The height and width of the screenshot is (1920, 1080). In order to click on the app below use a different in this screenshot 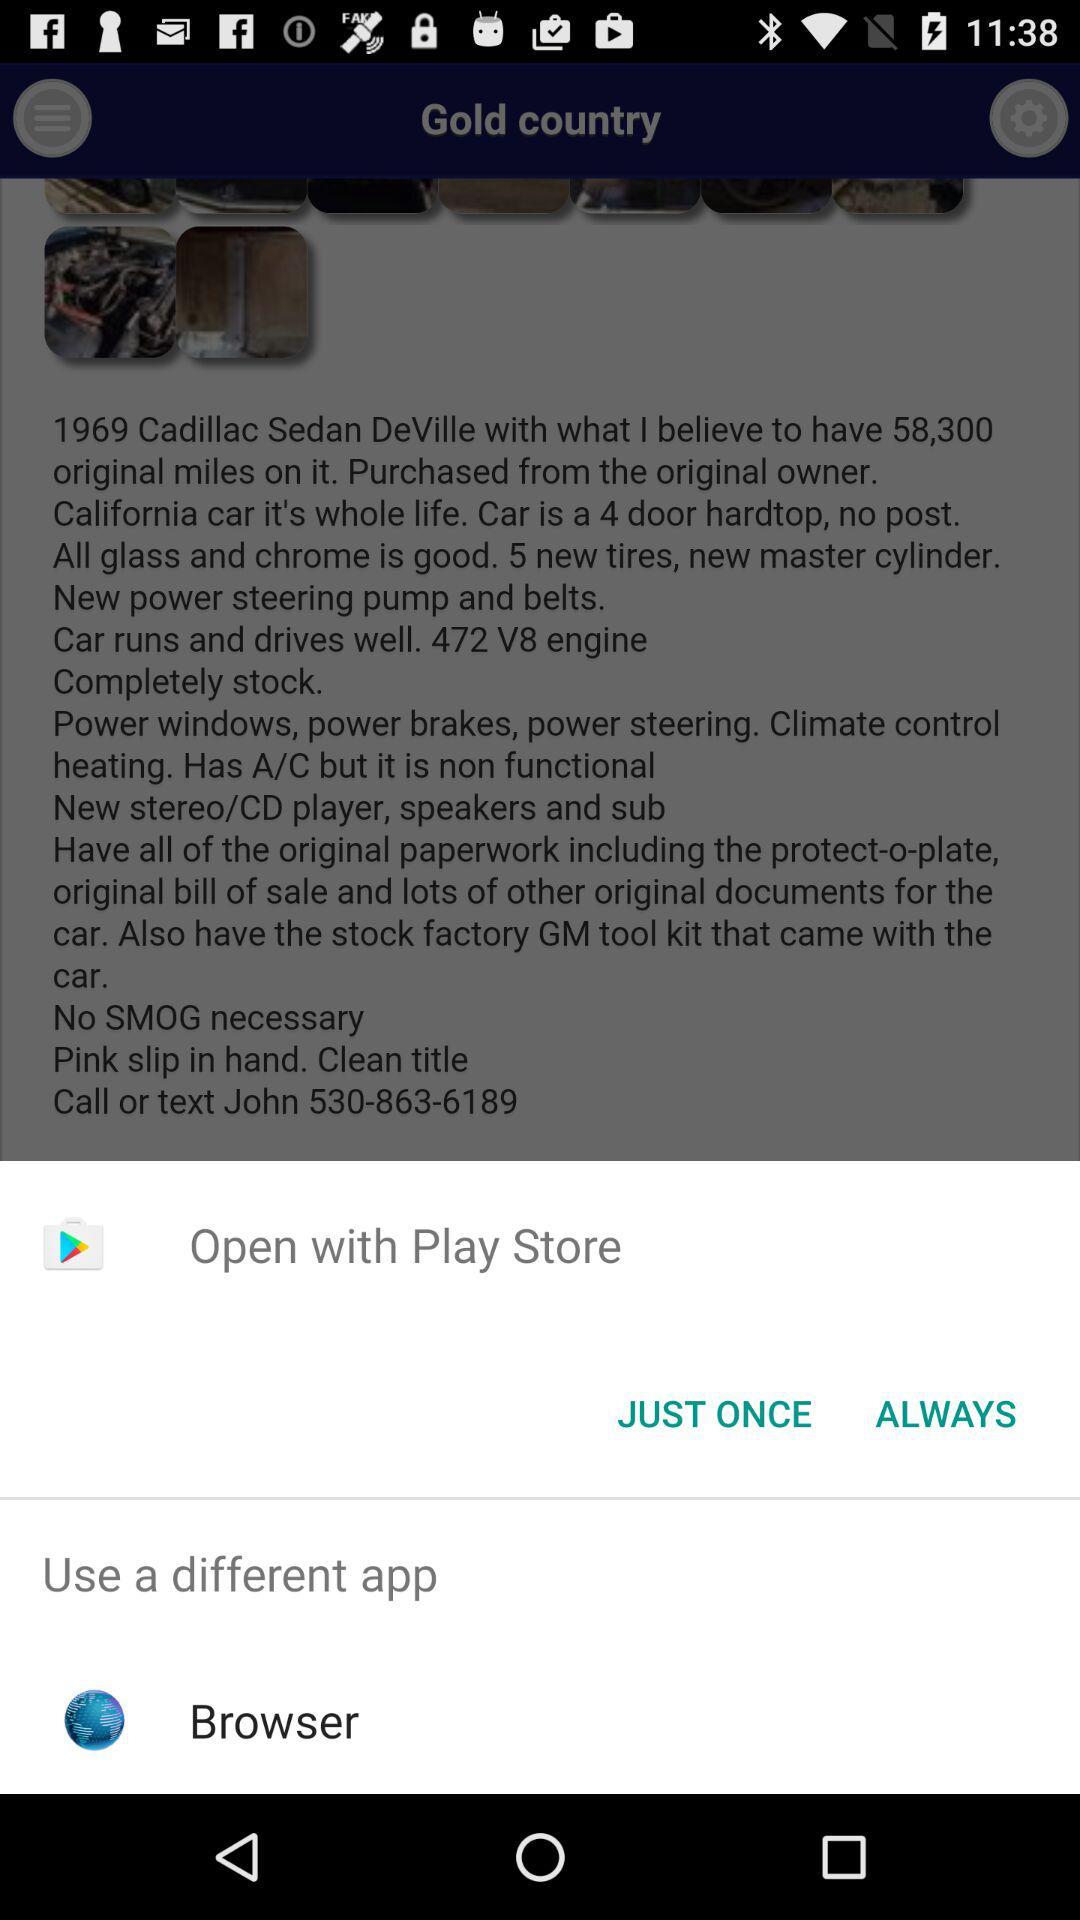, I will do `click(274, 1719)`.